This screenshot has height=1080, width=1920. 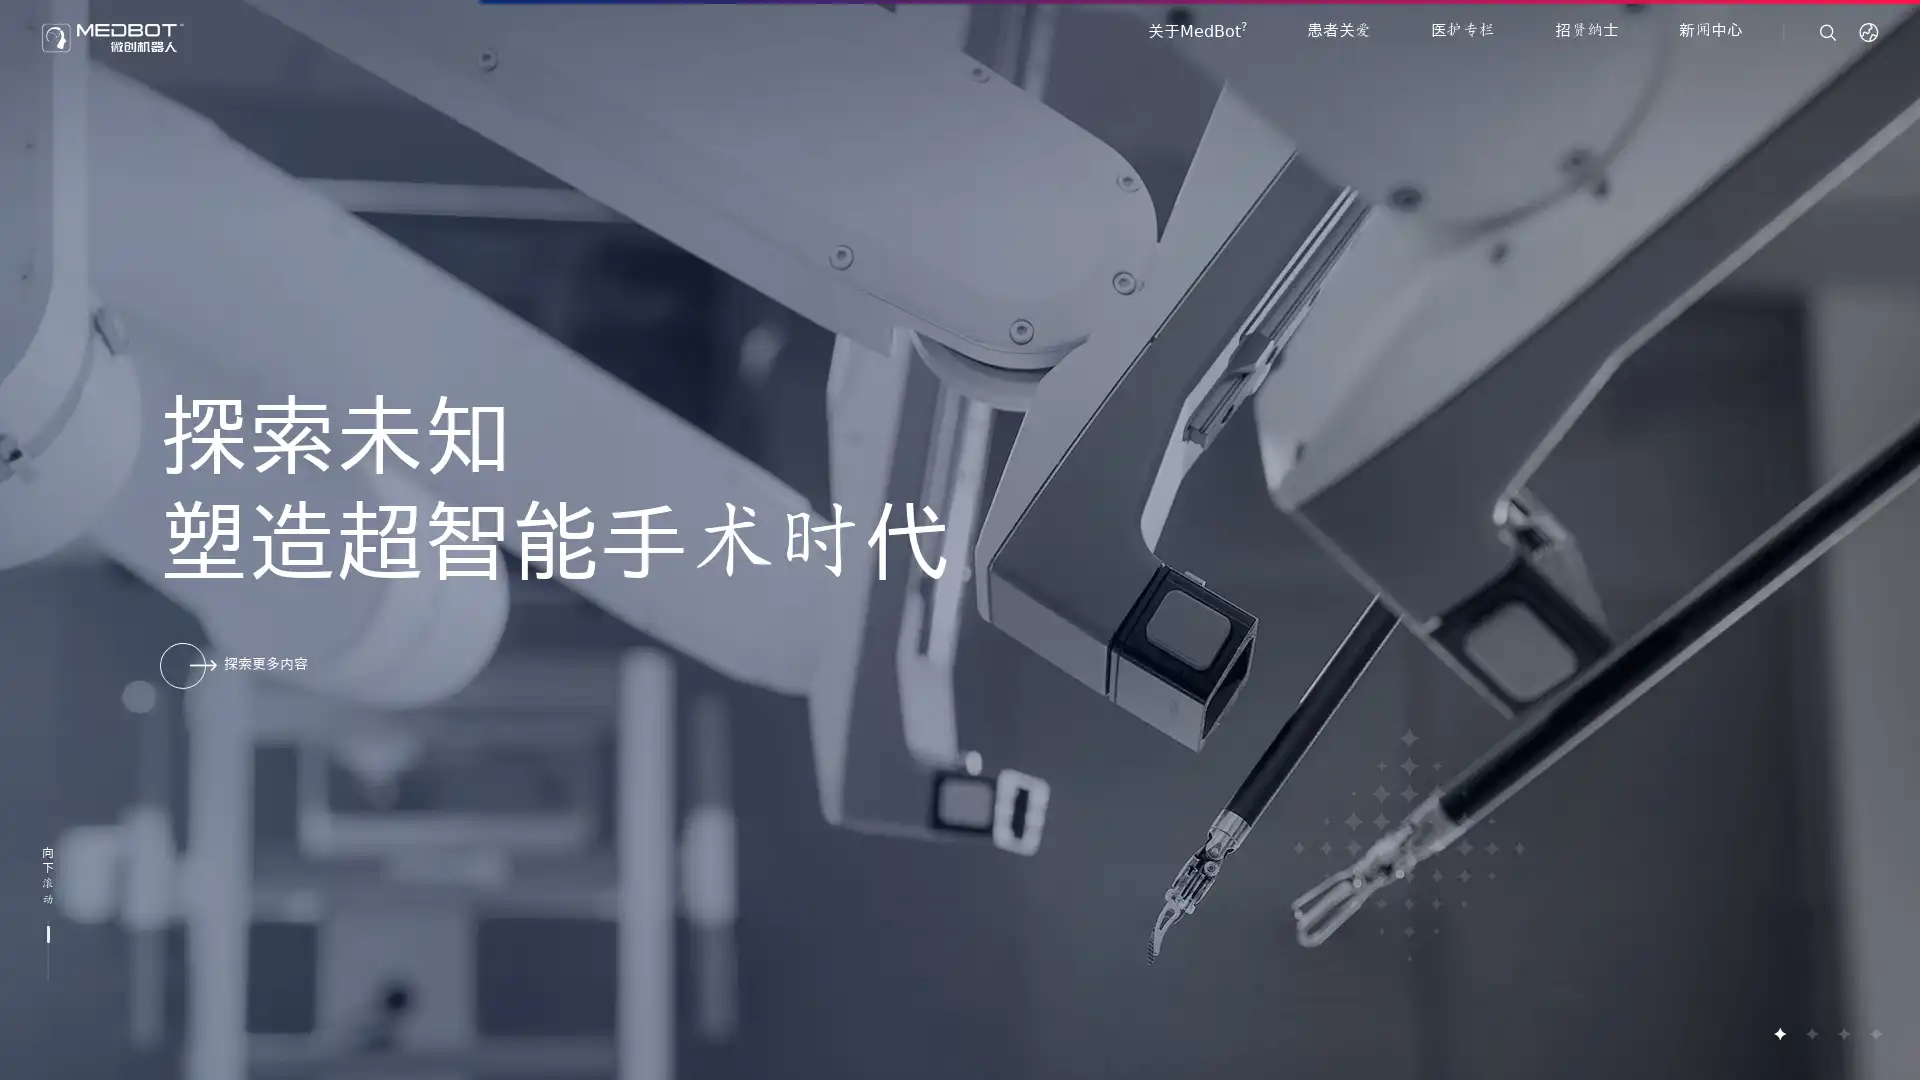 What do you see at coordinates (1874, 1033) in the screenshot?
I see `Go to slide 4` at bounding box center [1874, 1033].